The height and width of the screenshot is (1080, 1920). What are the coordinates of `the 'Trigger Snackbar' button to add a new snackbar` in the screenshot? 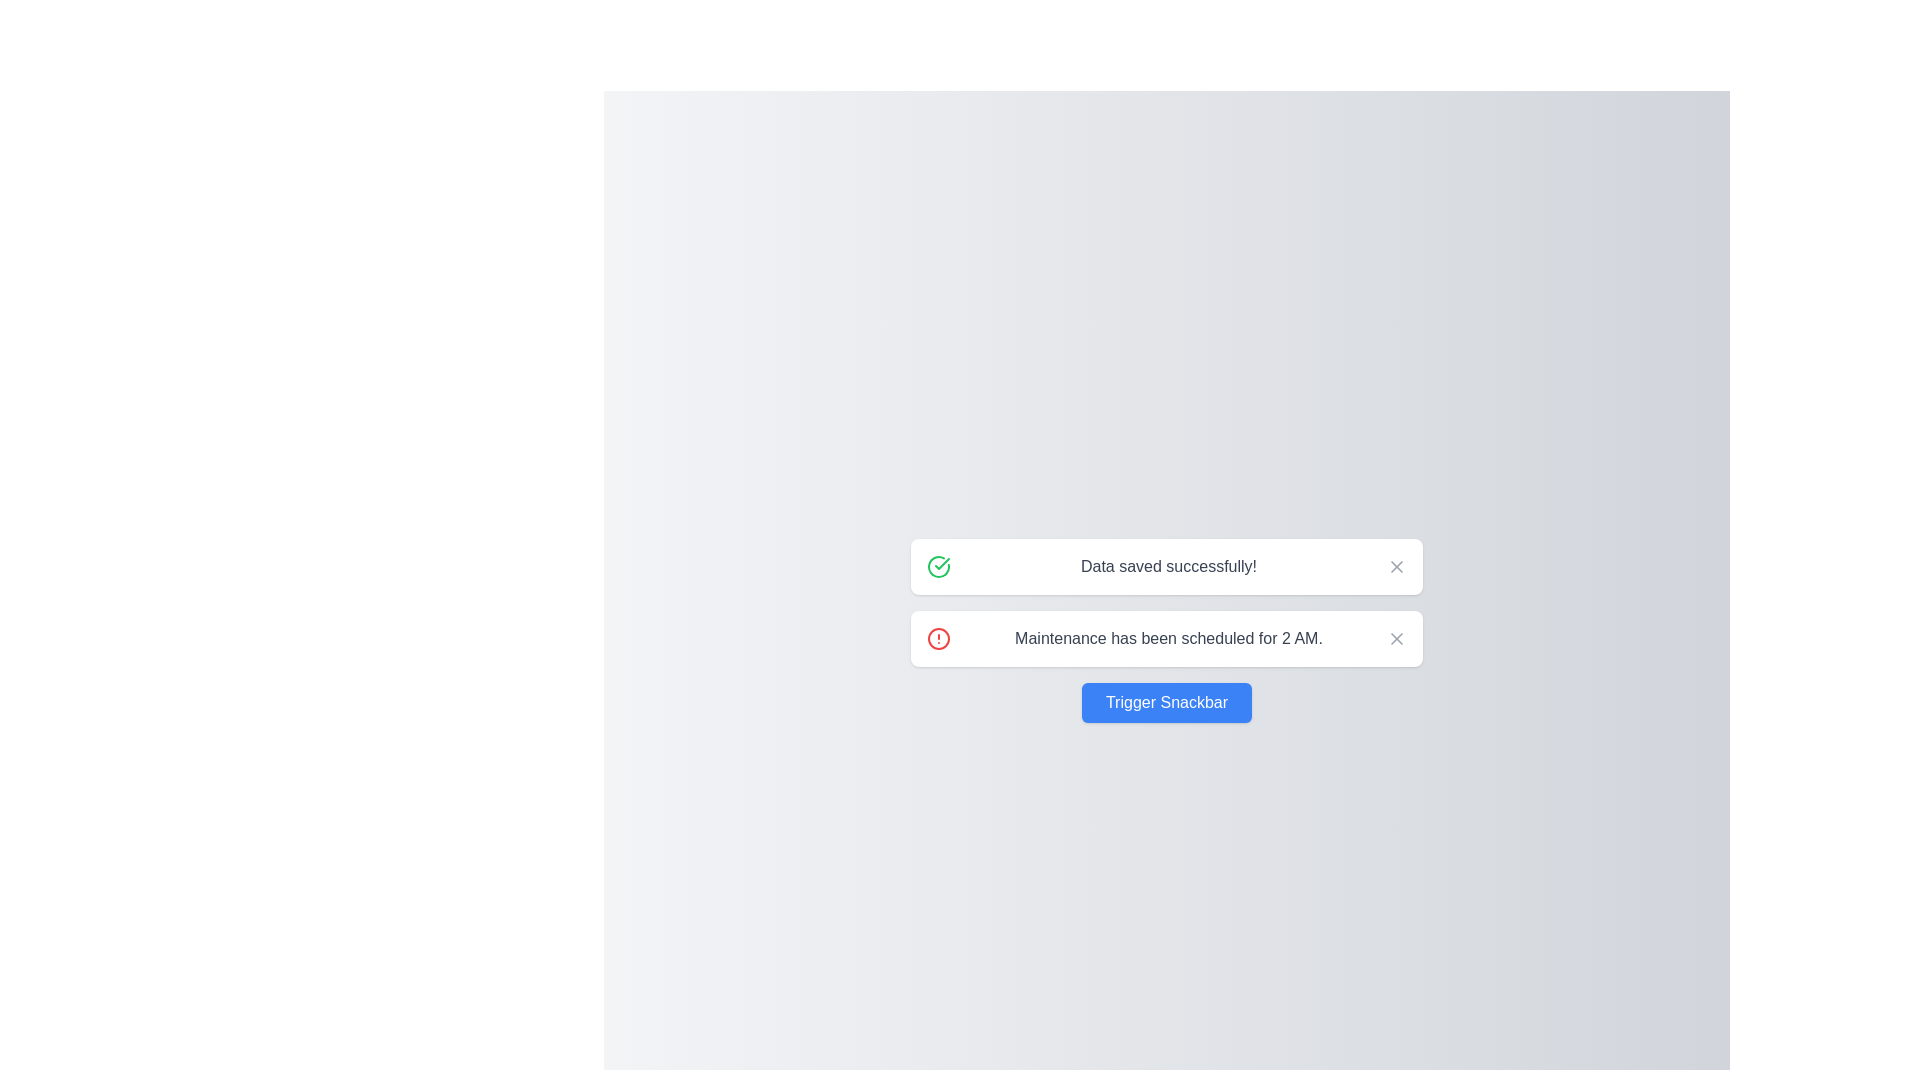 It's located at (1166, 701).